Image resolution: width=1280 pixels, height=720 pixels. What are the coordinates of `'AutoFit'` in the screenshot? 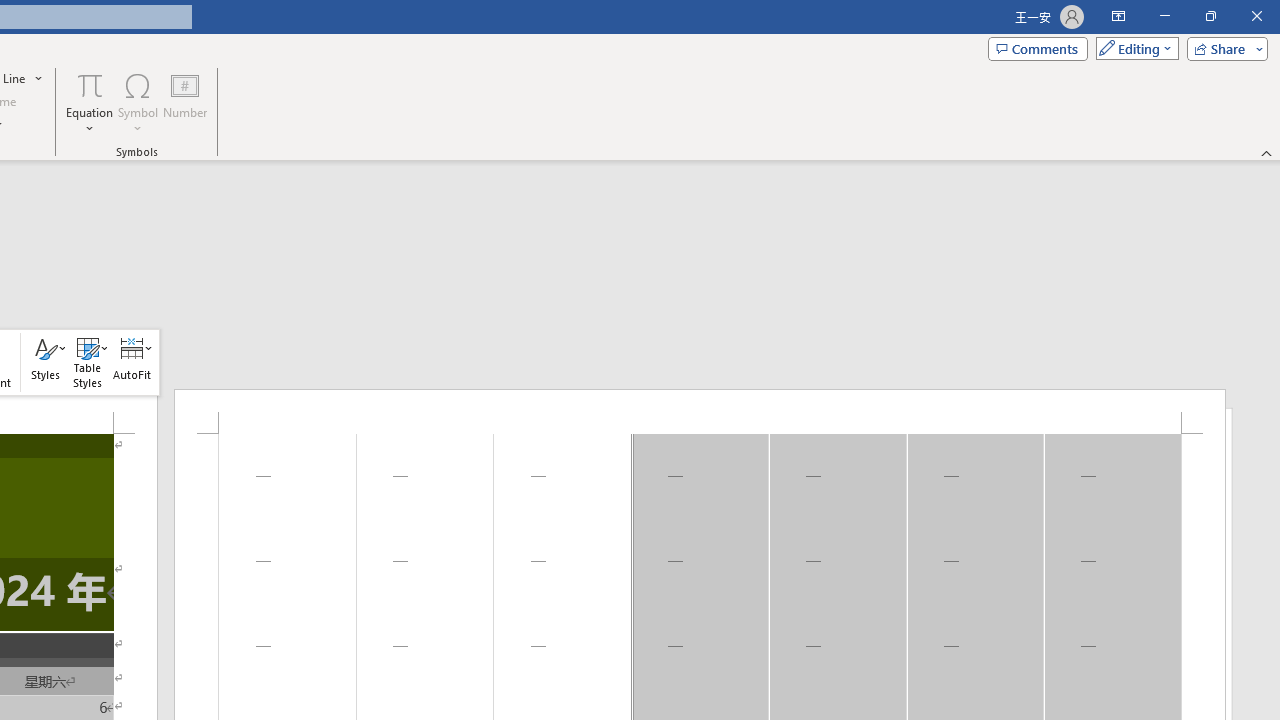 It's located at (131, 362).